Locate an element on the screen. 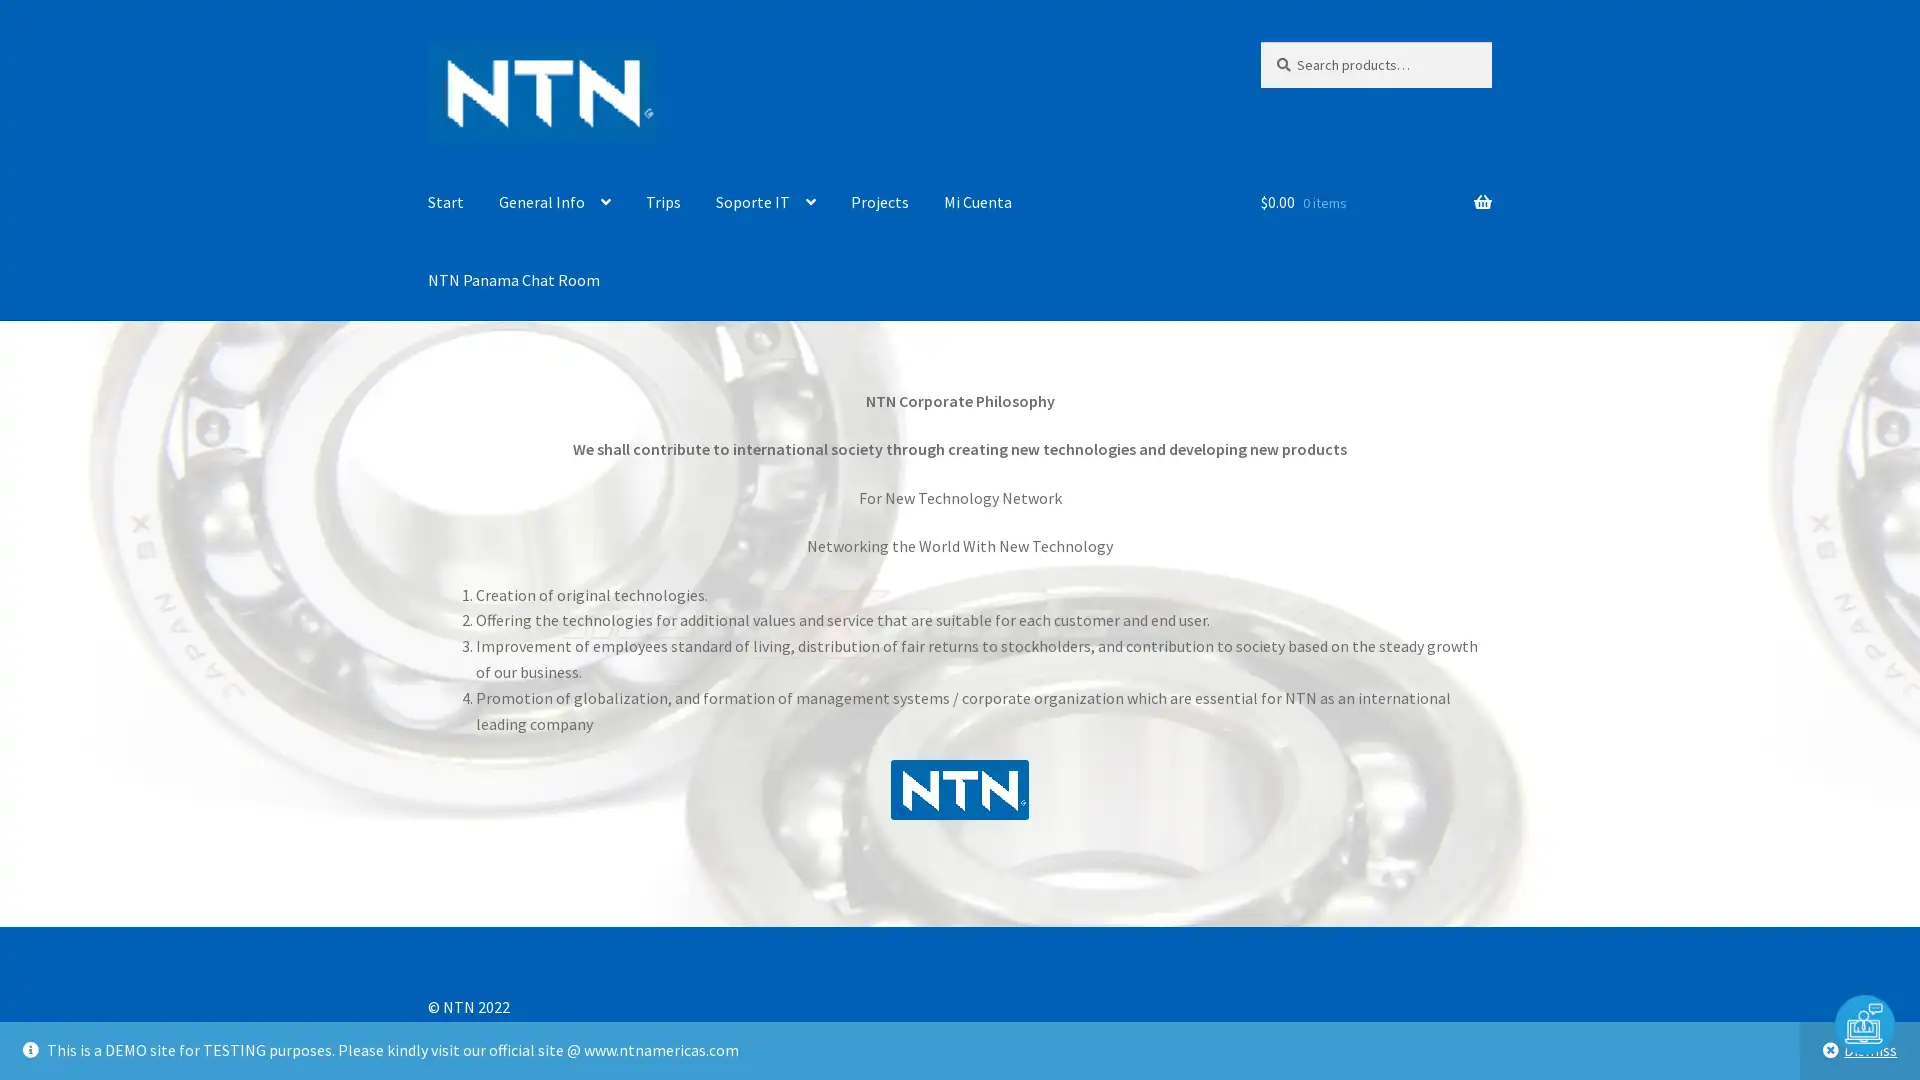 This screenshot has height=1080, width=1920. Search is located at coordinates (1258, 40).